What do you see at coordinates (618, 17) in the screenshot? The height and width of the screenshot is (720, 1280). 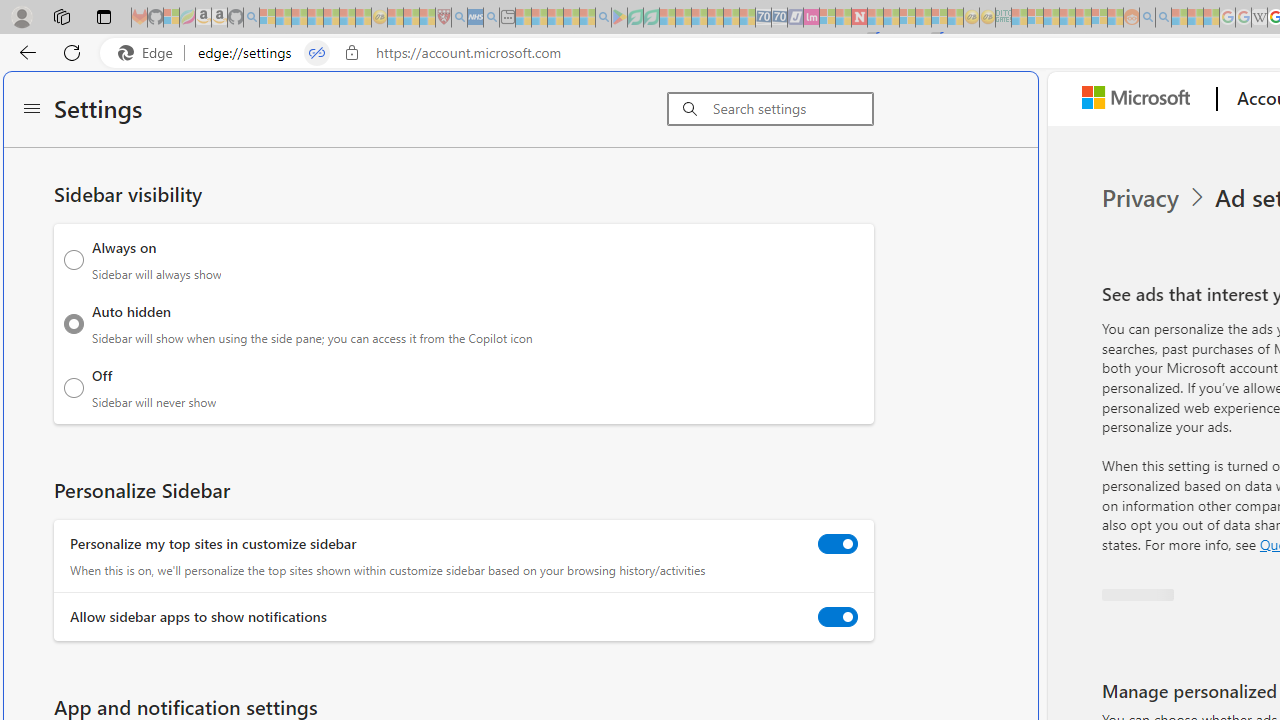 I see `'Bluey: Let'` at bounding box center [618, 17].